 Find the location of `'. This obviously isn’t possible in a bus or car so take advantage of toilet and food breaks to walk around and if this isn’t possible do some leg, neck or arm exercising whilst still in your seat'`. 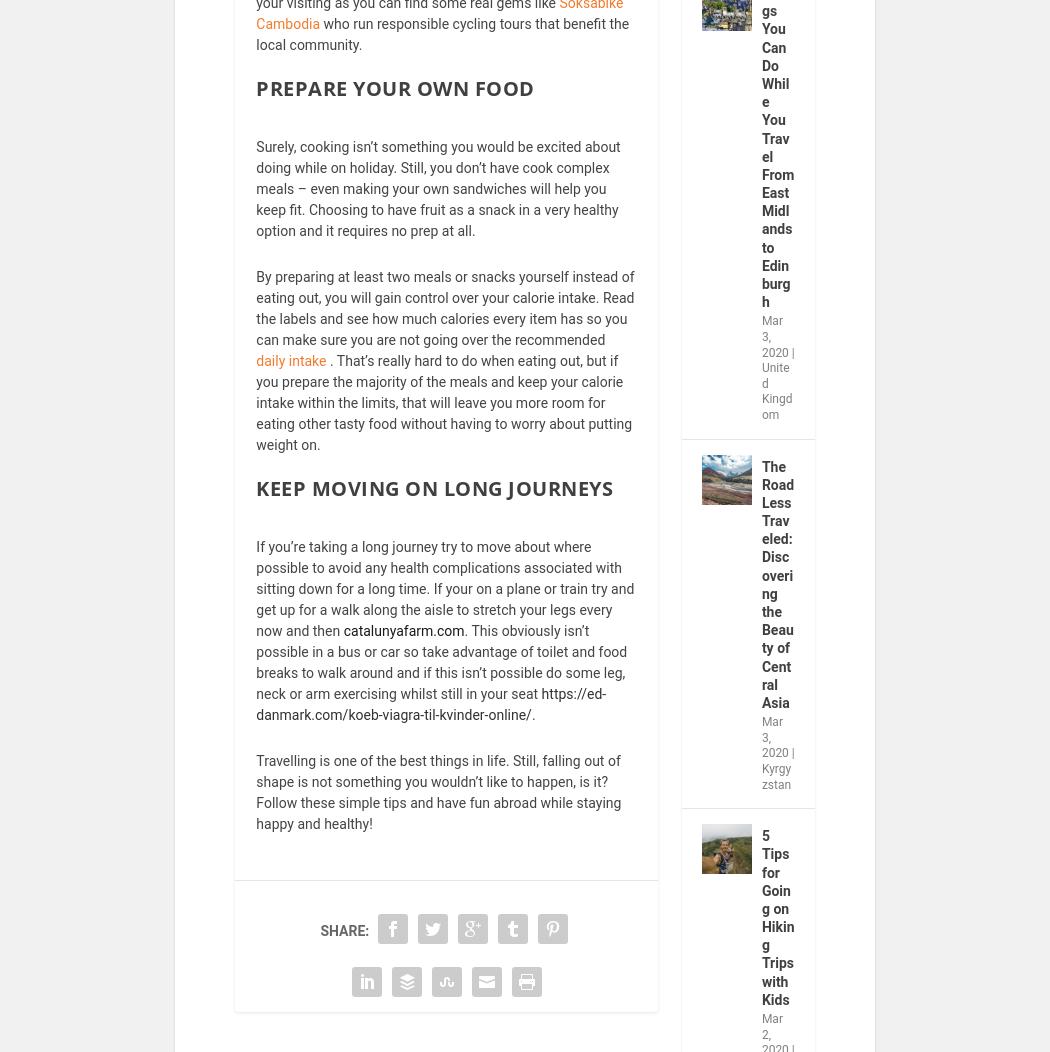

'. This obviously isn’t possible in a bus or car so take advantage of toilet and food breaks to walk around and if this isn’t possible do some leg, neck or arm exercising whilst still in your seat' is located at coordinates (440, 673).